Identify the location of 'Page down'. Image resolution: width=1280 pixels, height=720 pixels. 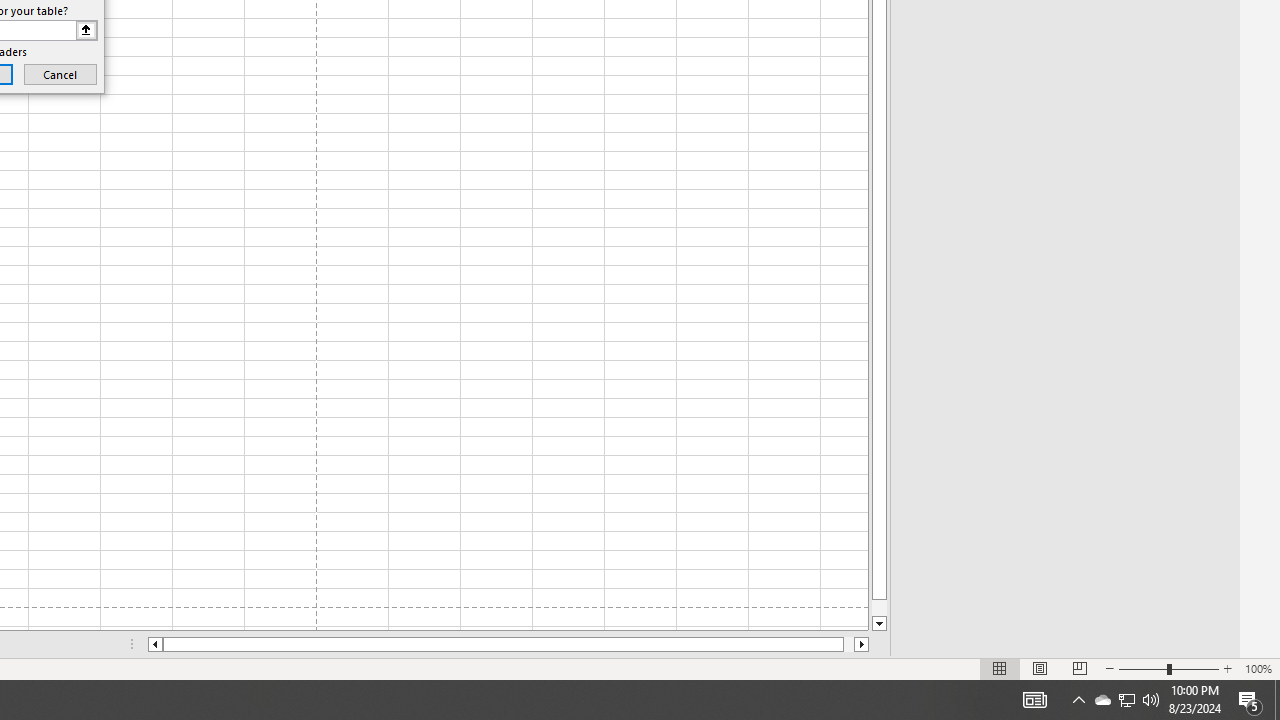
(879, 607).